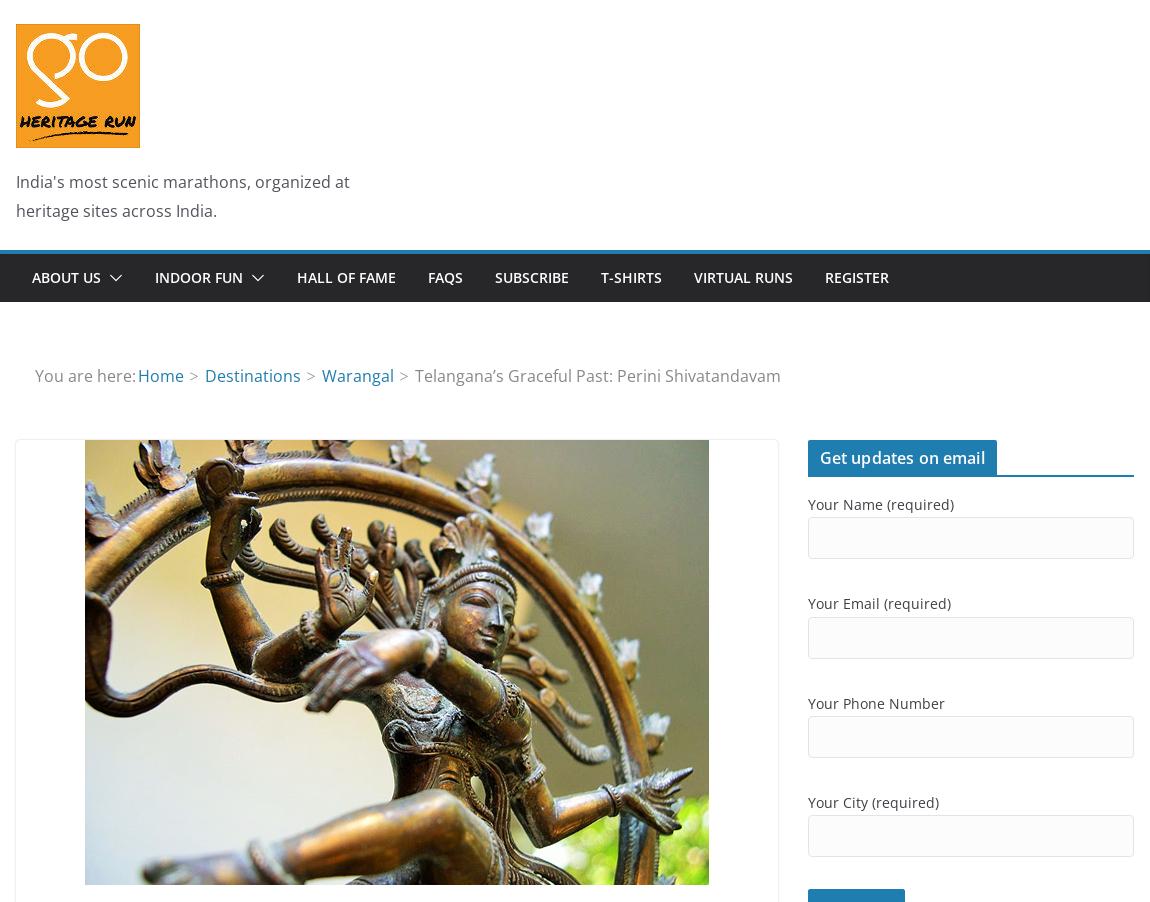 Image resolution: width=1150 pixels, height=902 pixels. What do you see at coordinates (346, 276) in the screenshot?
I see `'Hall of Fame'` at bounding box center [346, 276].